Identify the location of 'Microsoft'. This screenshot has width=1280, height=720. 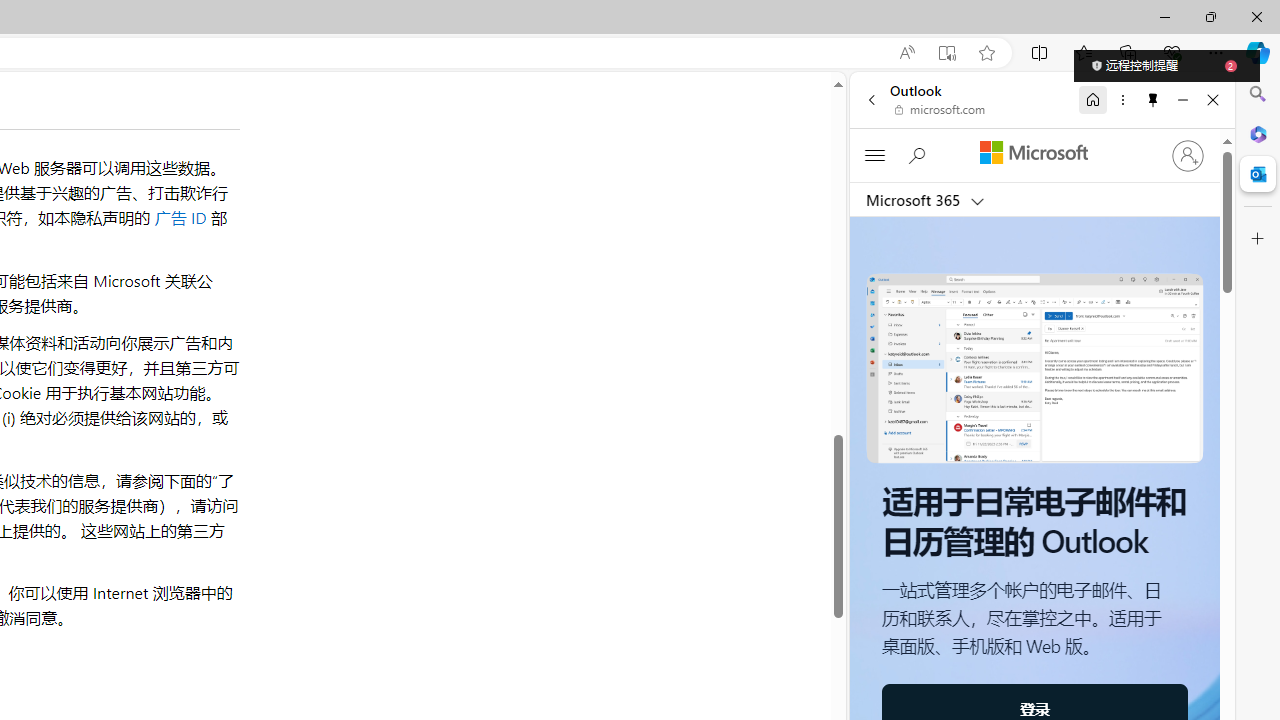
(1033, 152).